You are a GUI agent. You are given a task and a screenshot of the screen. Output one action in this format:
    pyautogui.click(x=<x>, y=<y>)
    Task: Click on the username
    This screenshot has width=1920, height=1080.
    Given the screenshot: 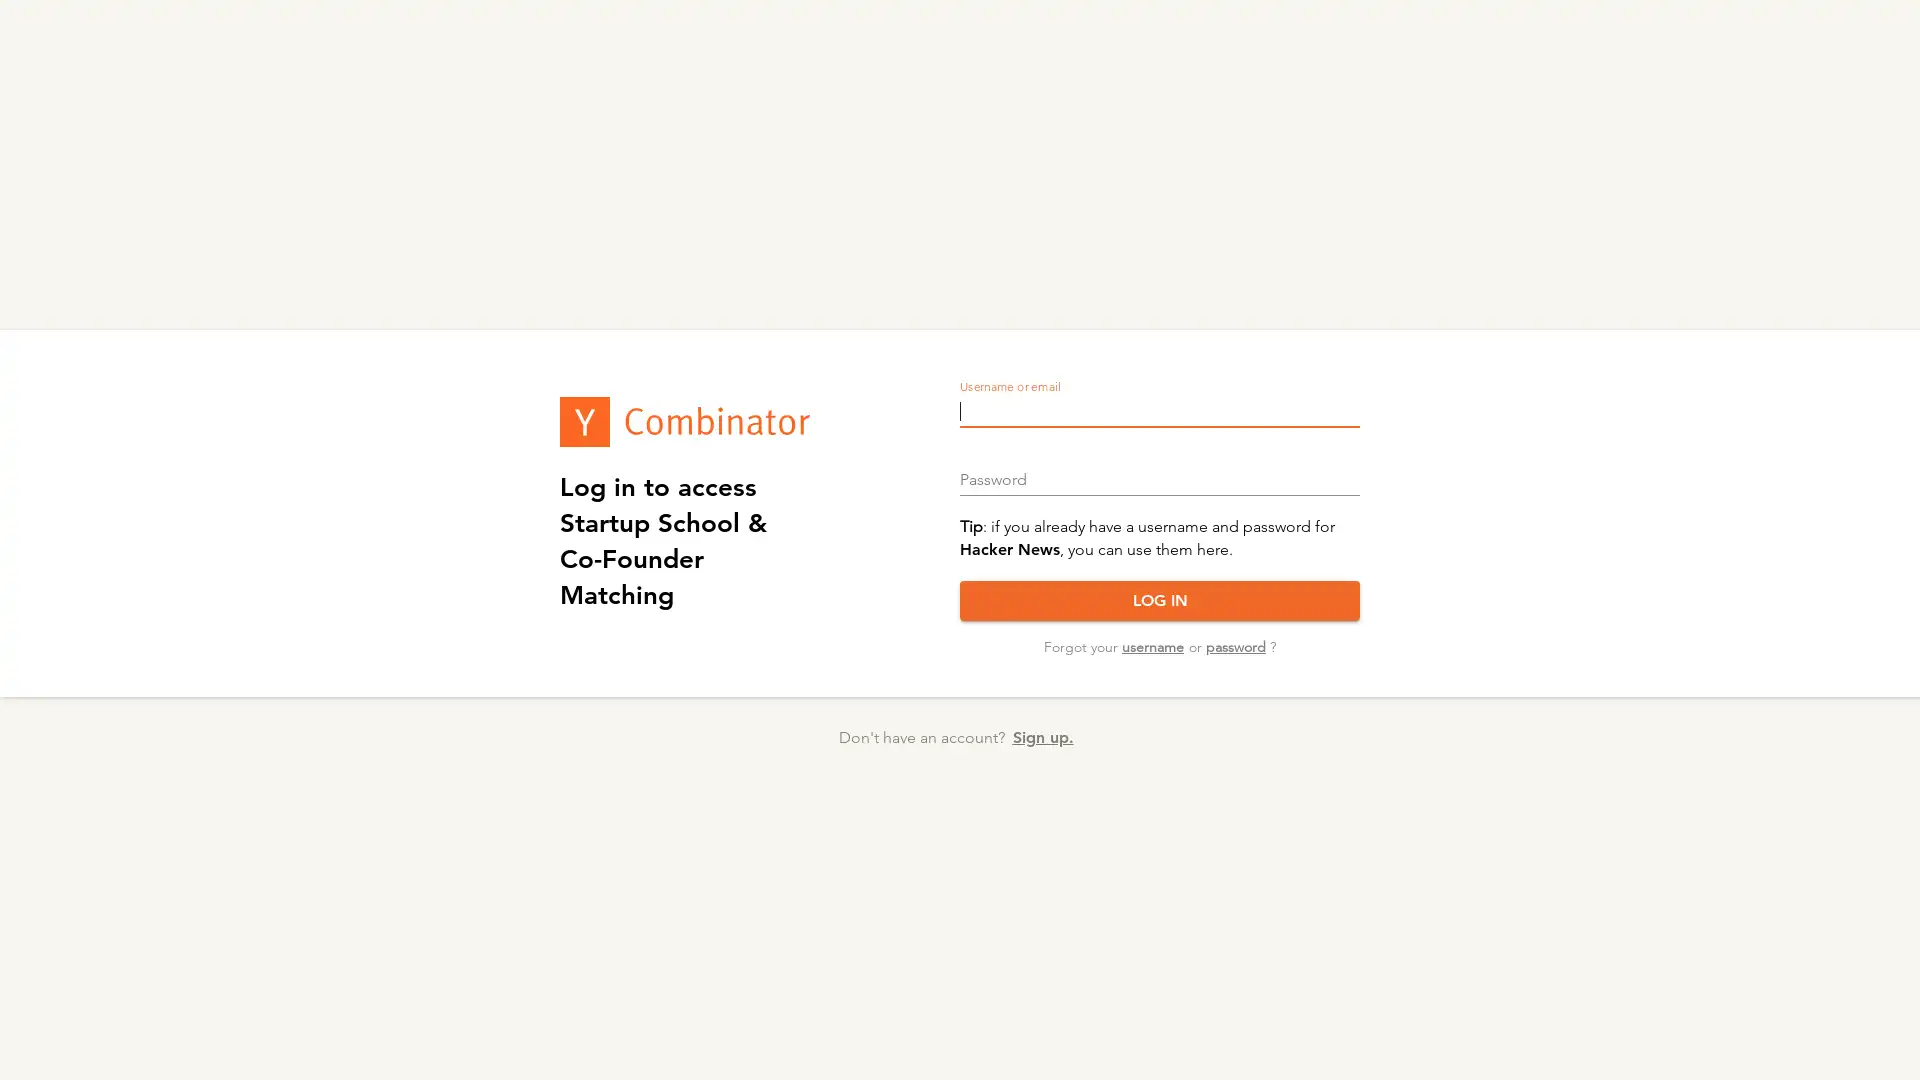 What is the action you would take?
    pyautogui.click(x=1152, y=647)
    